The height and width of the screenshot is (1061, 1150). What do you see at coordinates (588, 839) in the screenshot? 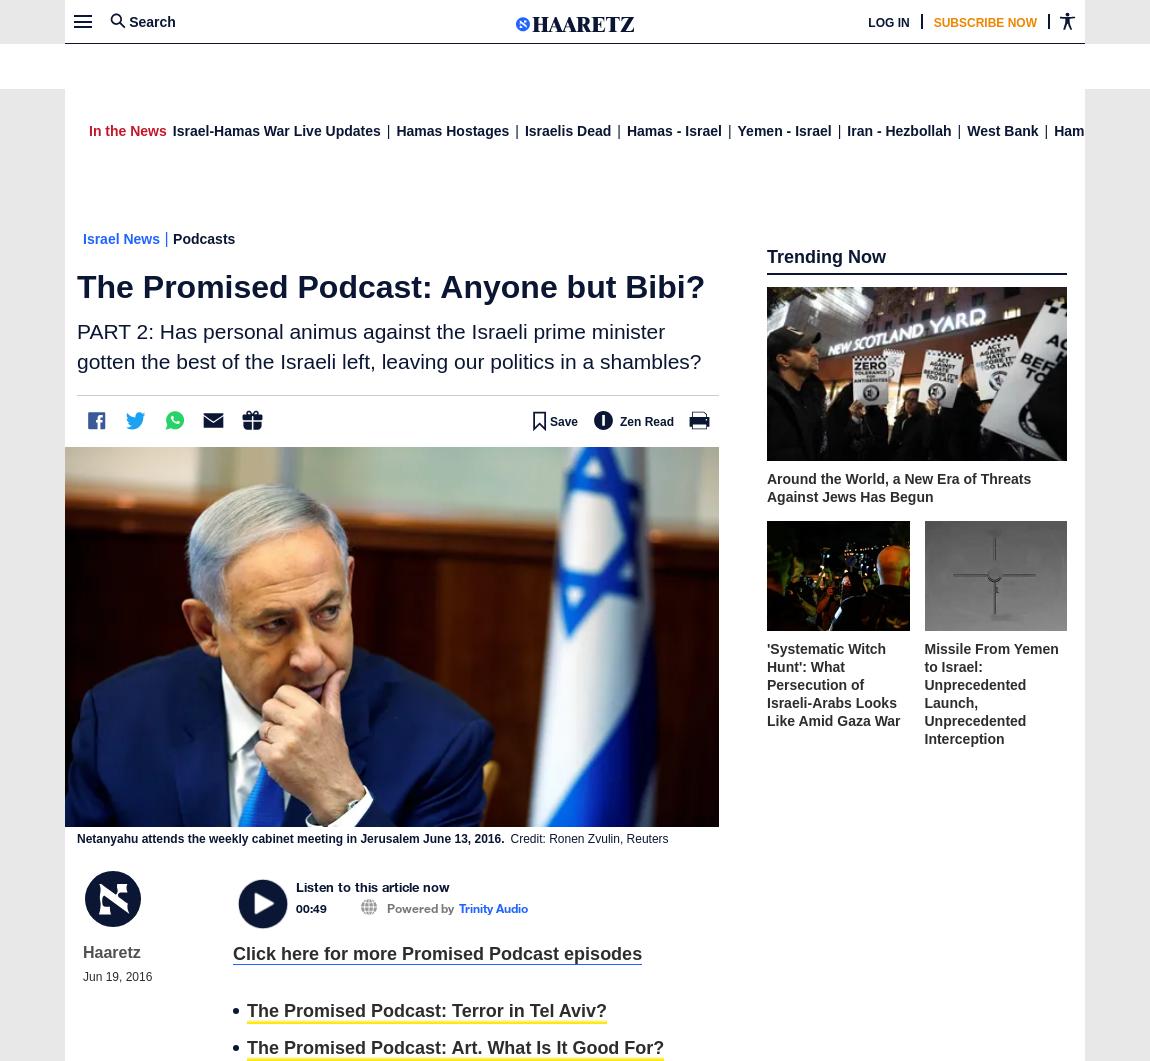
I see `'Credit: Ronen Zvulin, Reuters'` at bounding box center [588, 839].